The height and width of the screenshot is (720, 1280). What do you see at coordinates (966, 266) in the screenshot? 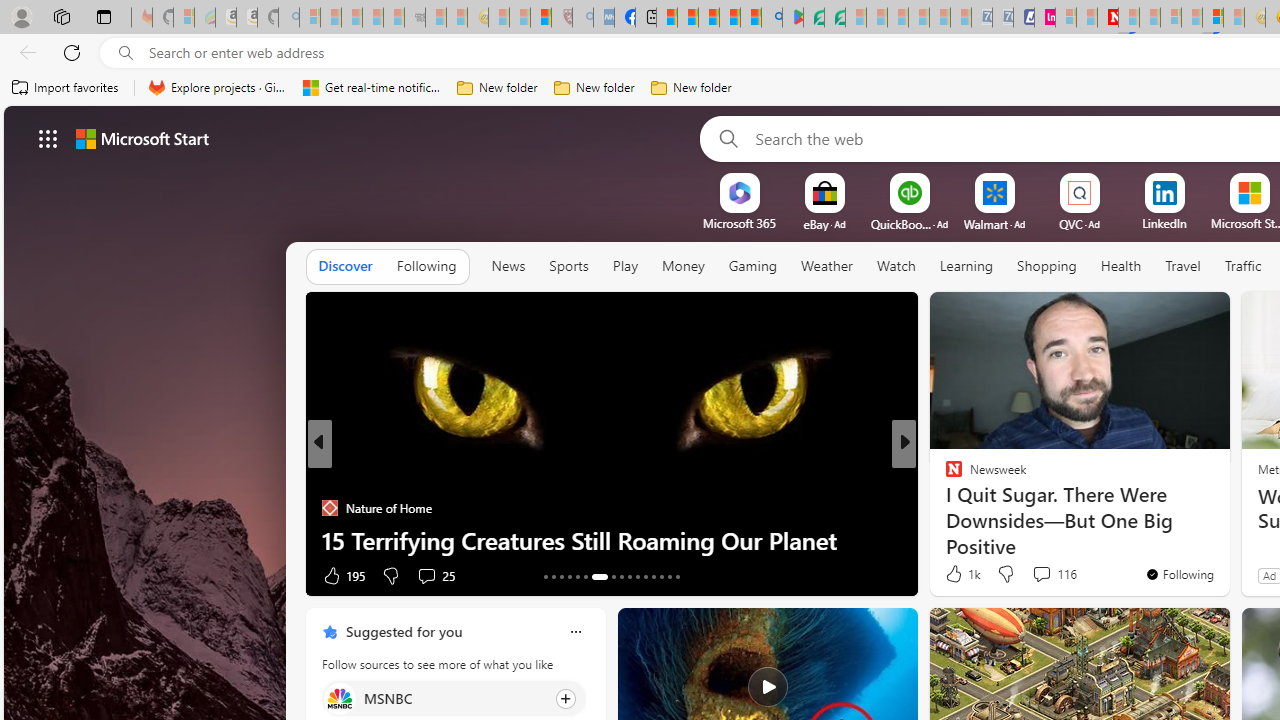
I see `'Learning'` at bounding box center [966, 266].